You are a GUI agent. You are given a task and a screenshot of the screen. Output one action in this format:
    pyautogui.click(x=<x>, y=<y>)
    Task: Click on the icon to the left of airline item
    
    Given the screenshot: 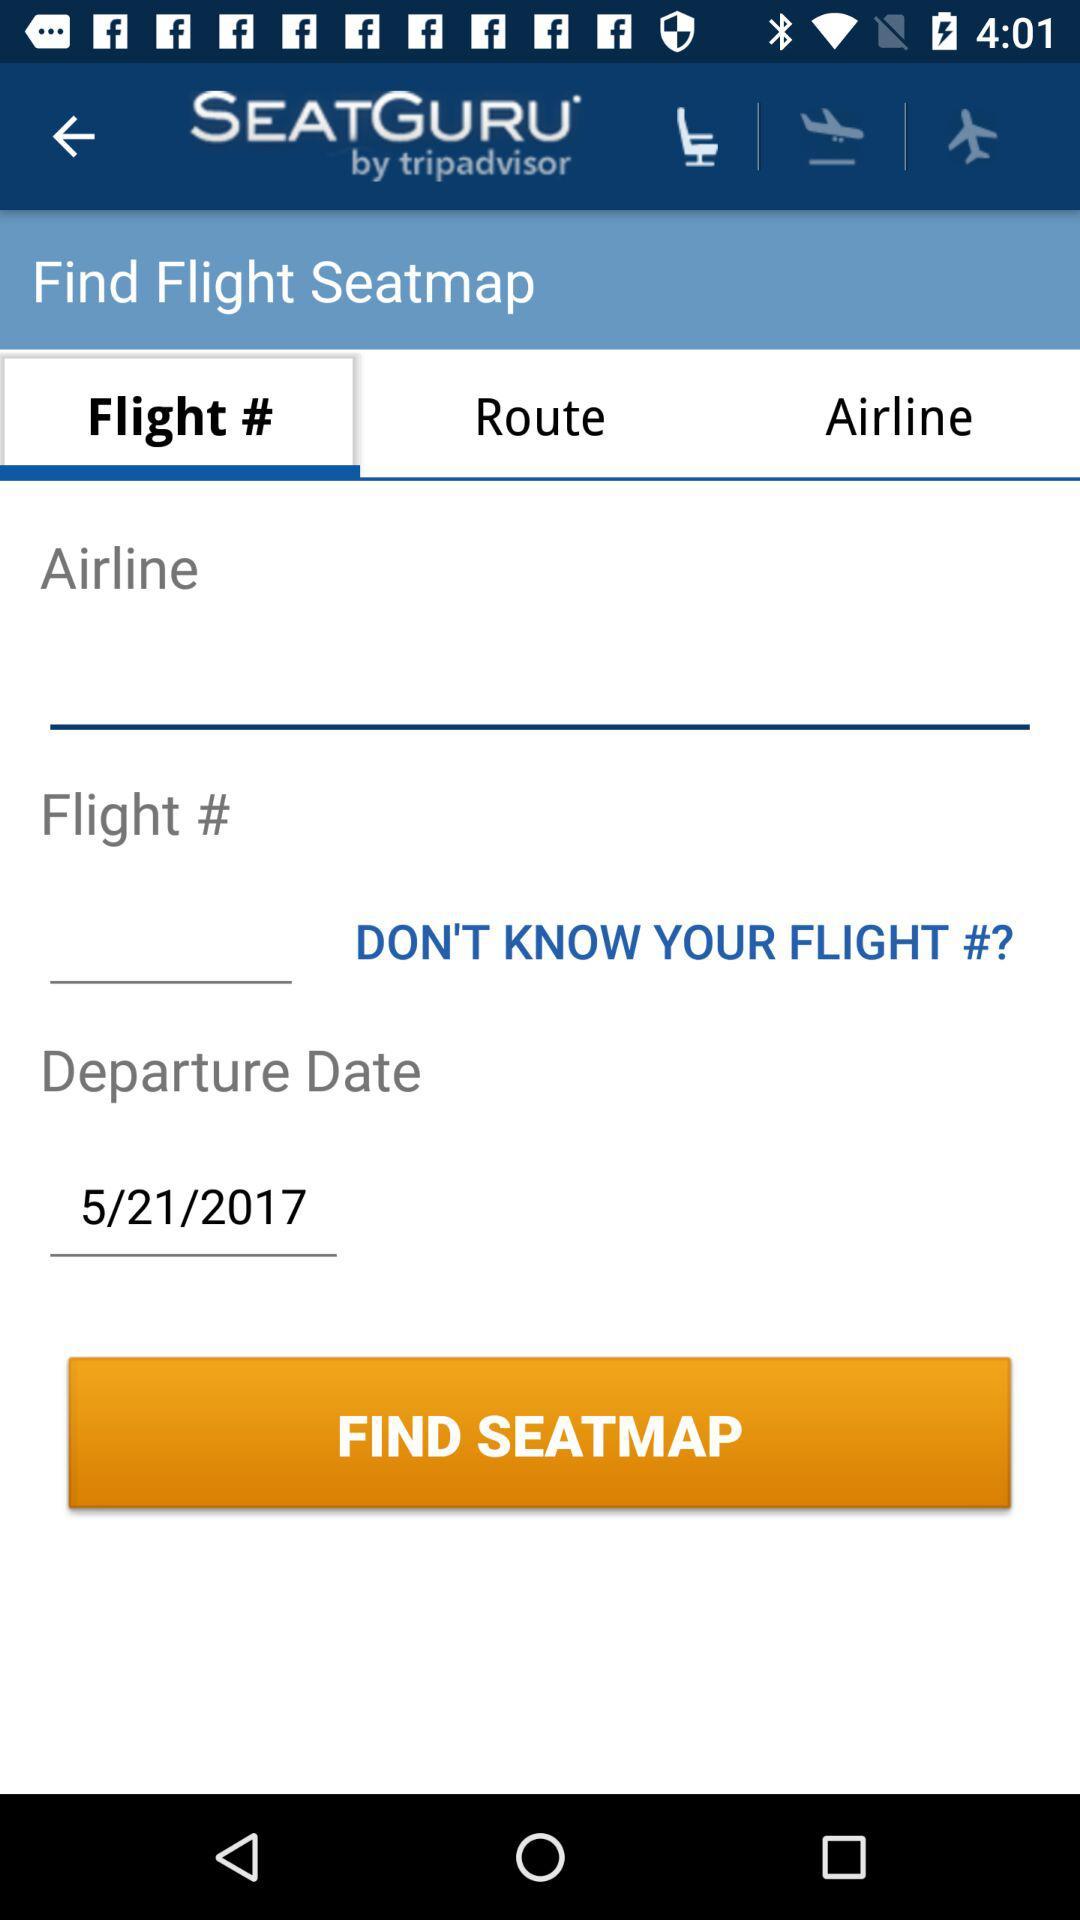 What is the action you would take?
    pyautogui.click(x=540, y=414)
    